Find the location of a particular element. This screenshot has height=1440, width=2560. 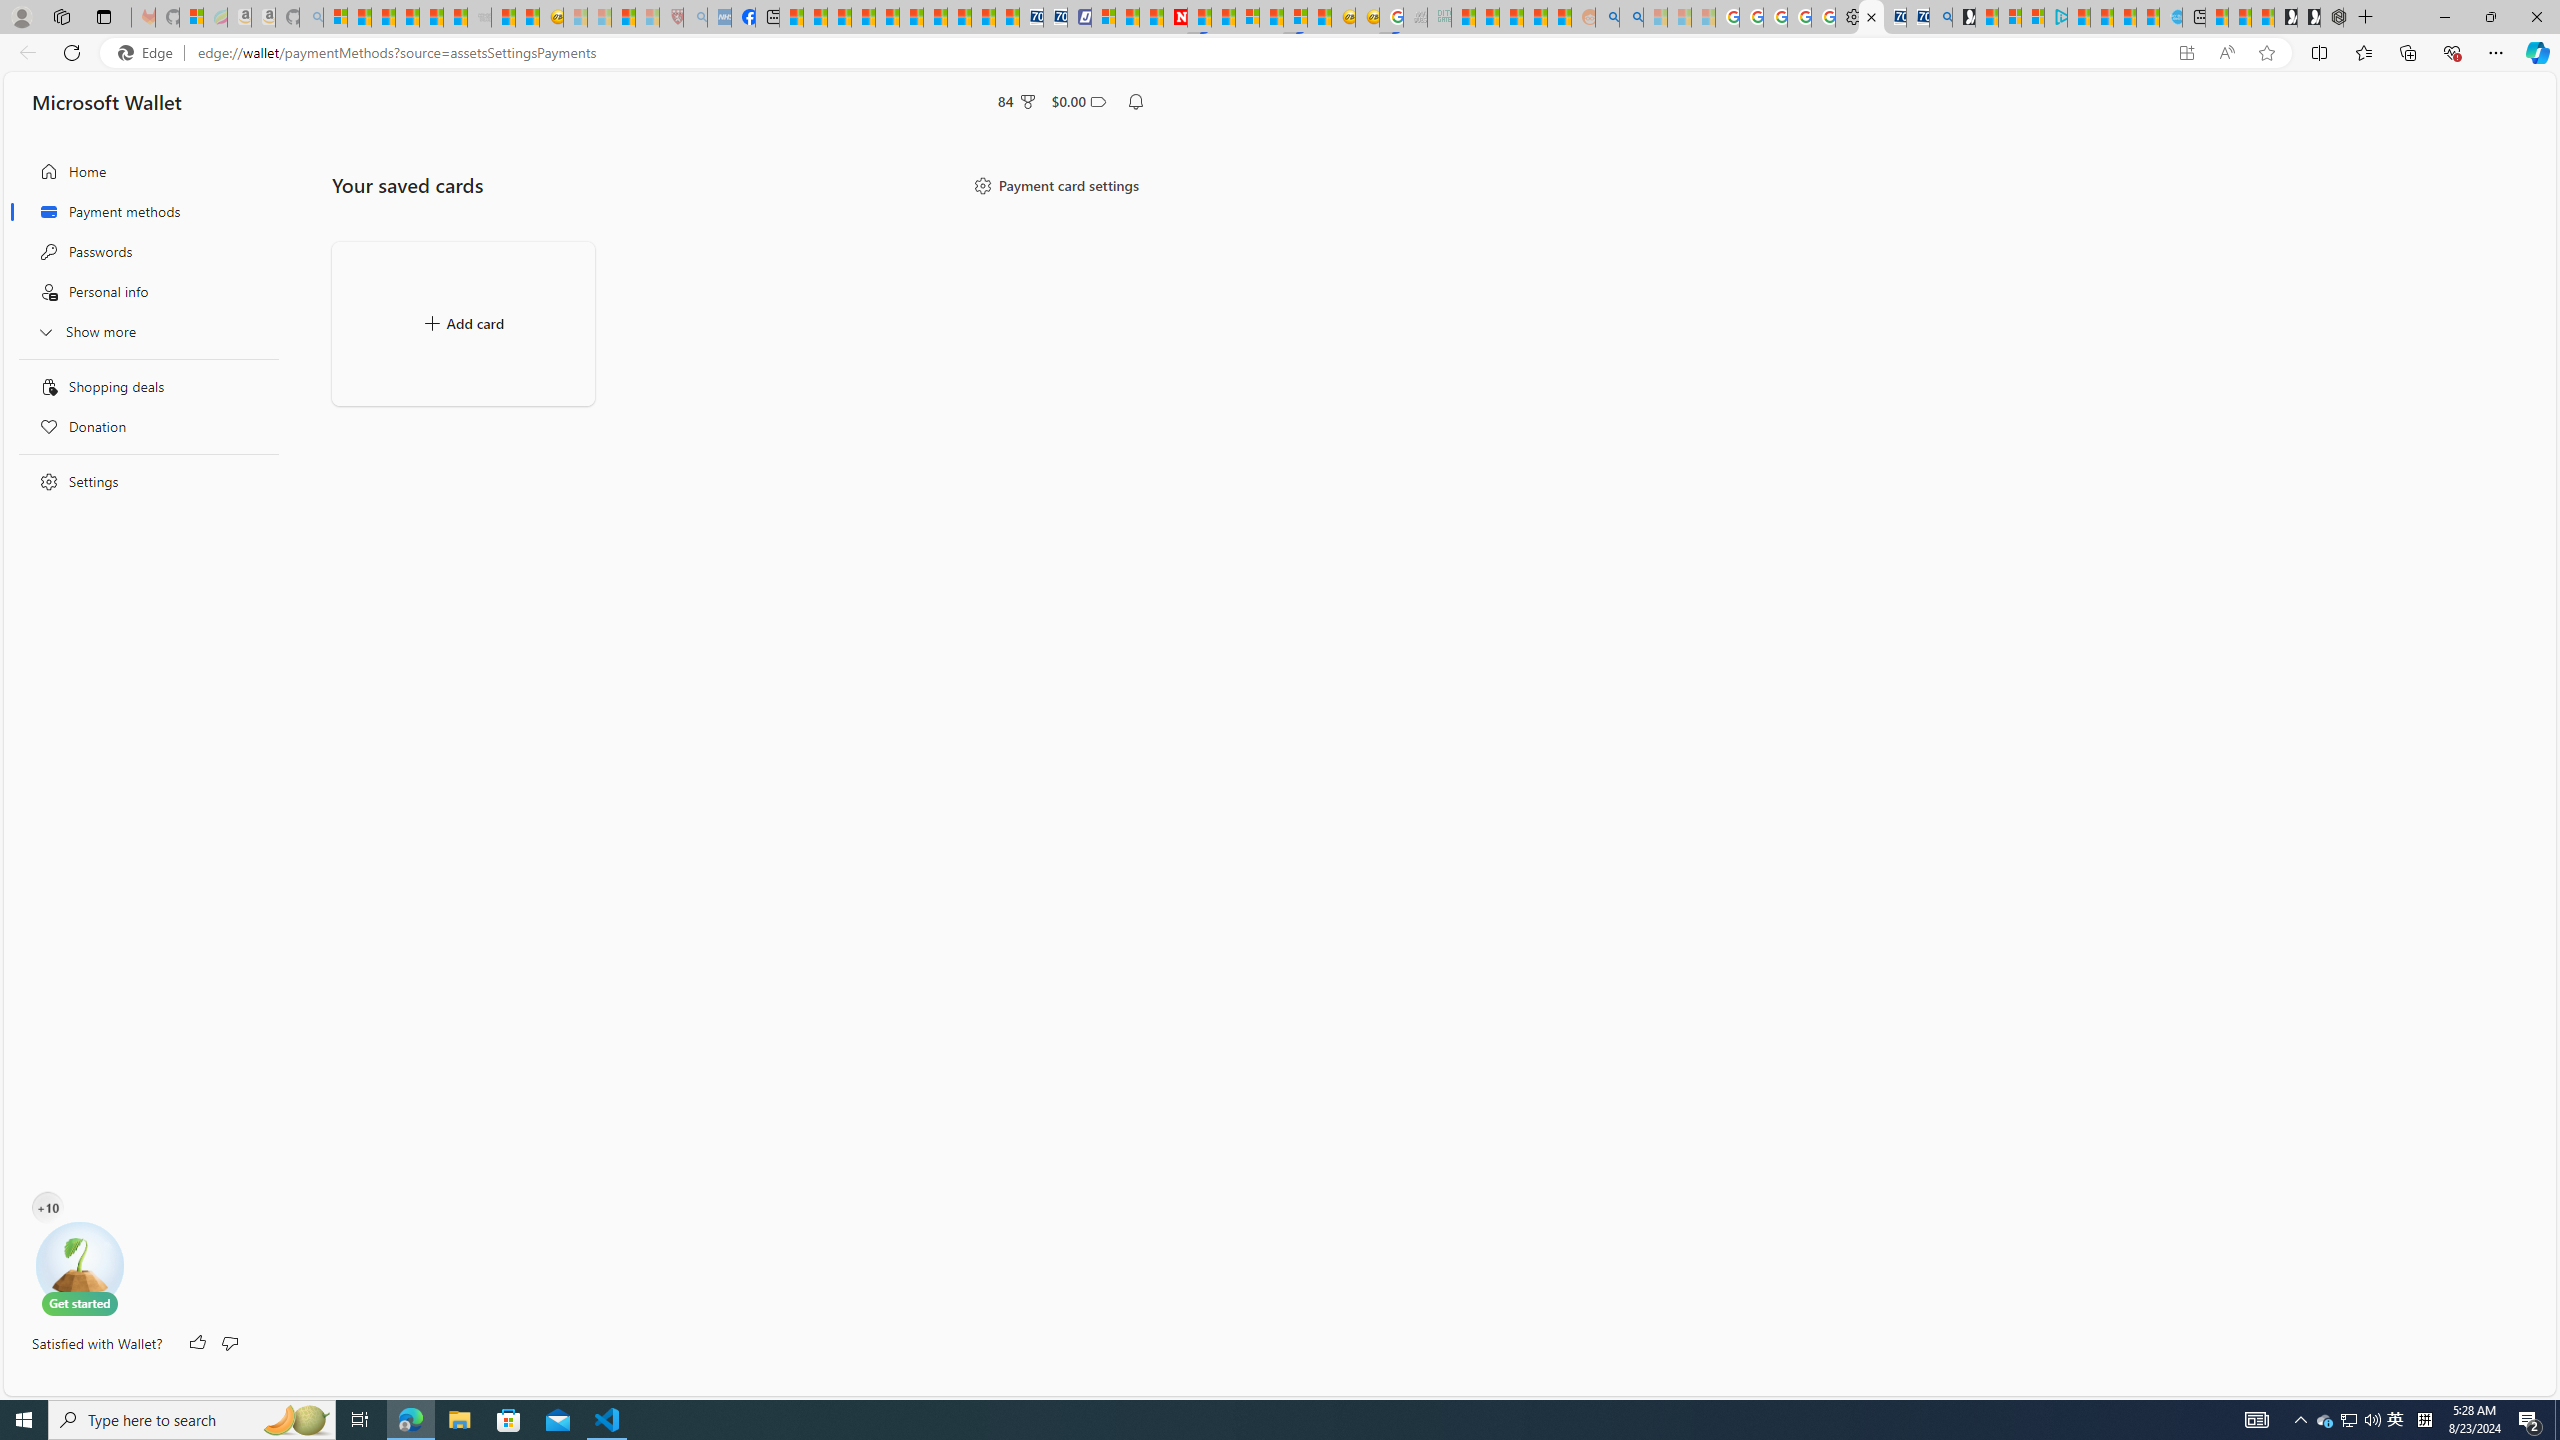

'Passwords' is located at coordinates (142, 250).